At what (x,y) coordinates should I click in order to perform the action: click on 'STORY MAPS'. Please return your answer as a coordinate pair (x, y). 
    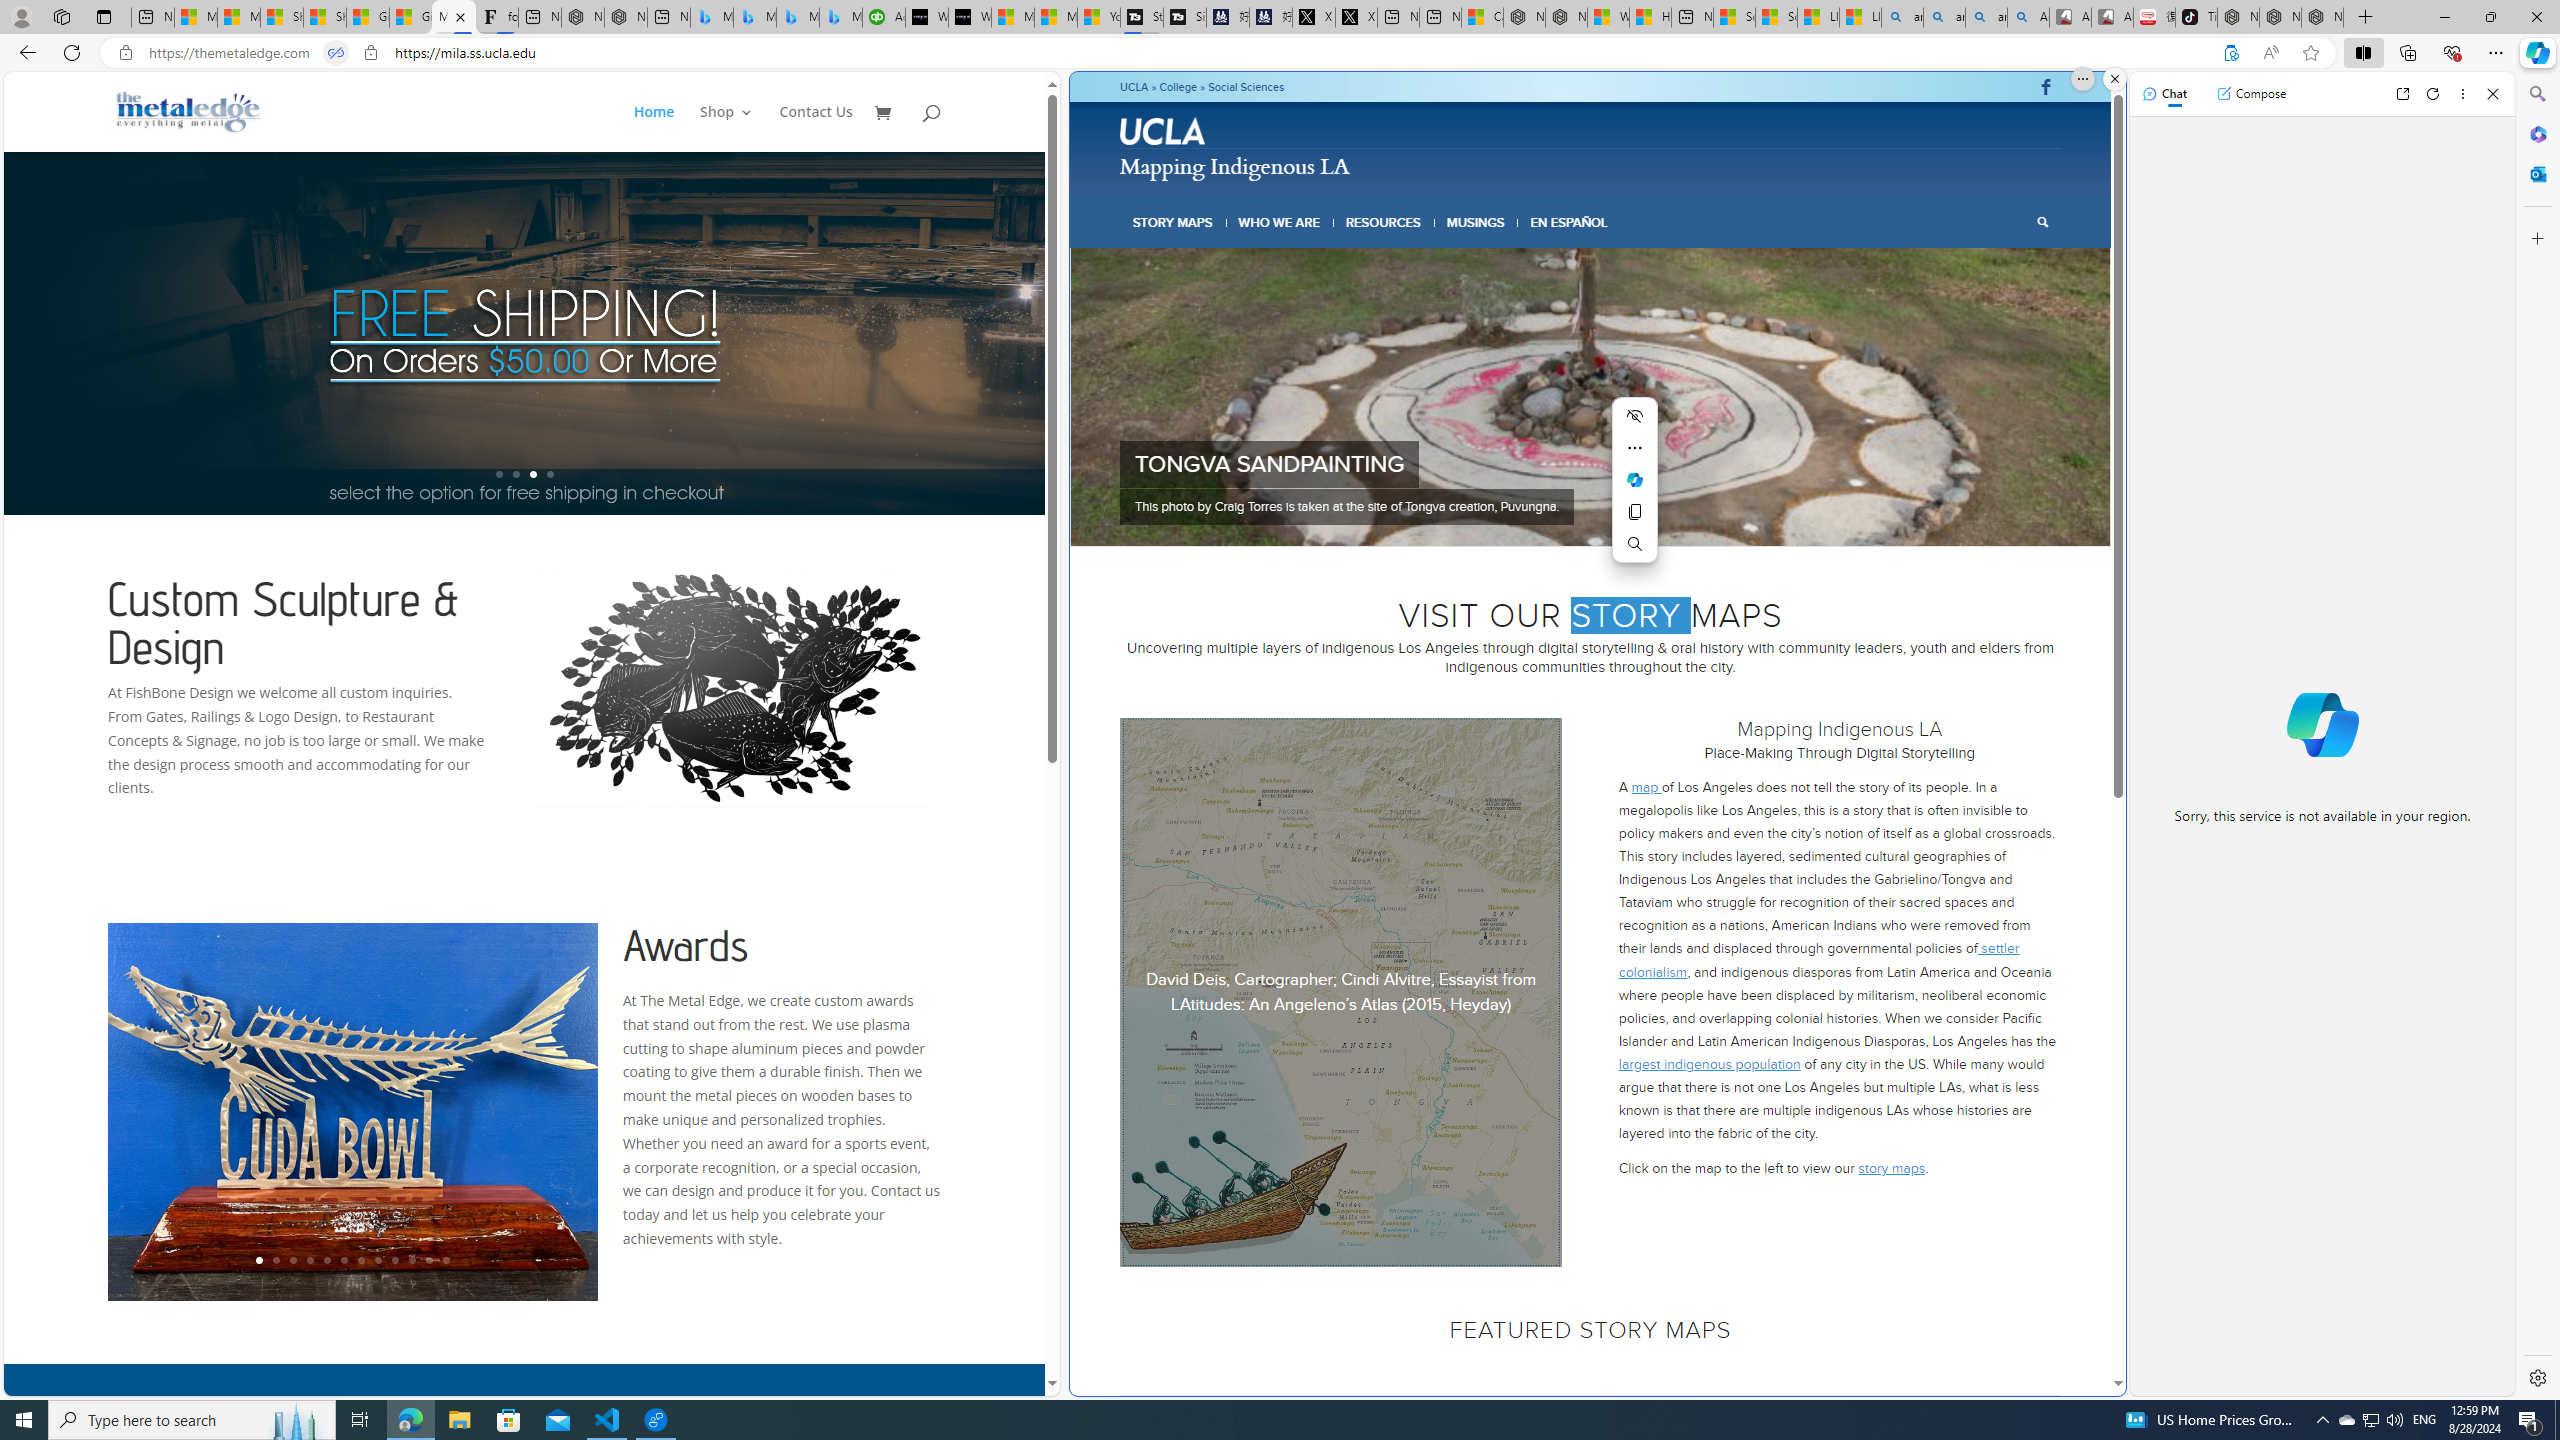
    Looking at the image, I should click on (1173, 222).